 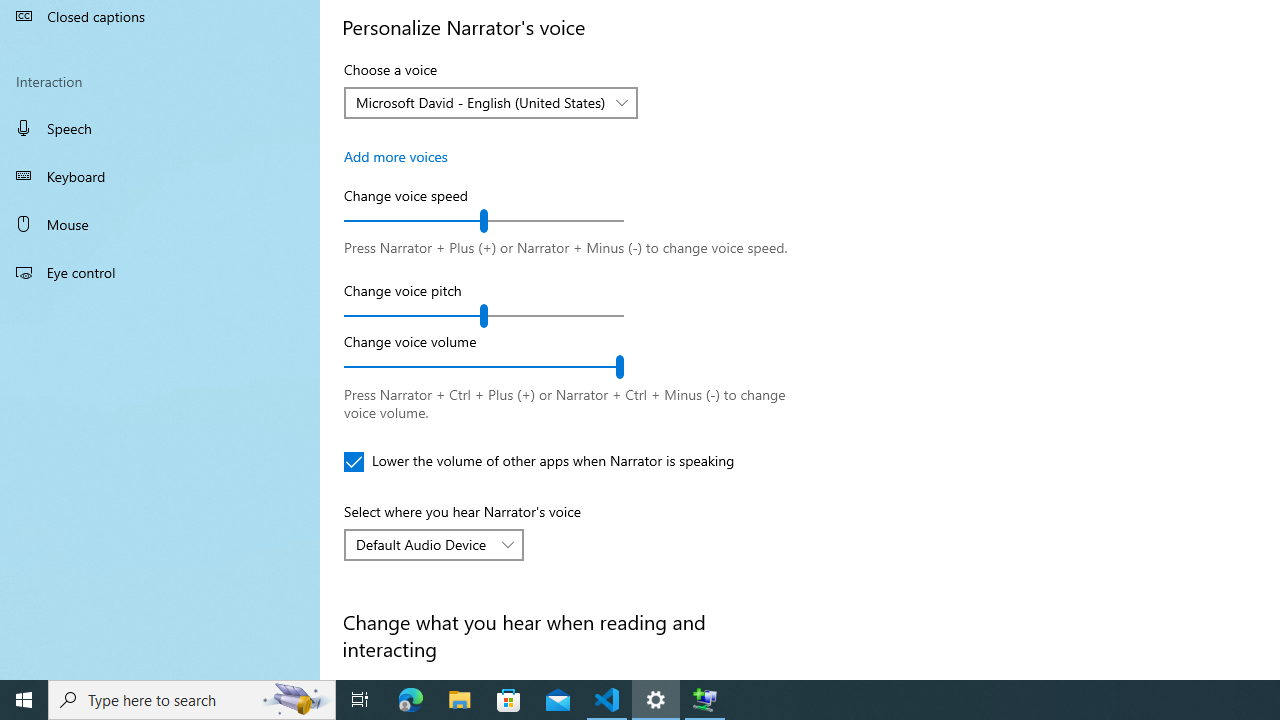 I want to click on 'Eye control', so click(x=160, y=271).